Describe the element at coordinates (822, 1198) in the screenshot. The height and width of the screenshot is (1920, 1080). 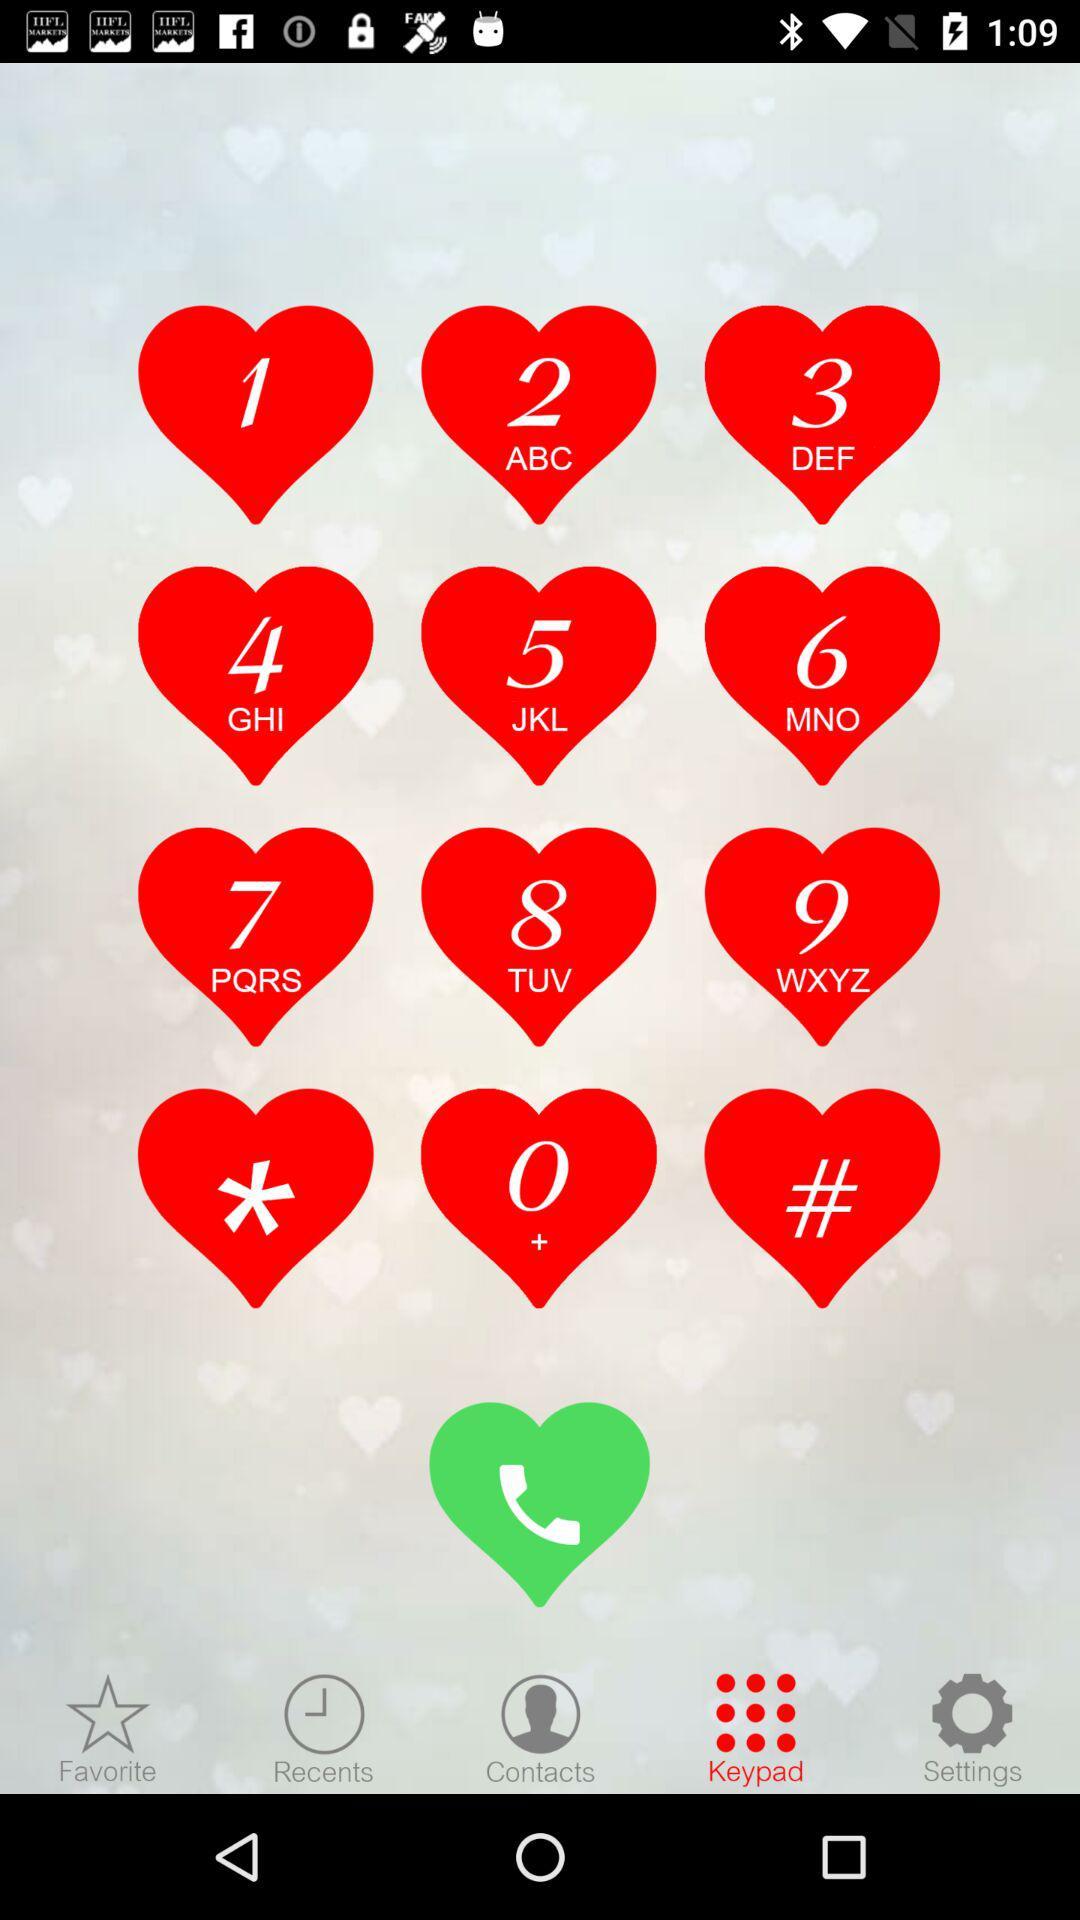
I see `check option aash` at that location.